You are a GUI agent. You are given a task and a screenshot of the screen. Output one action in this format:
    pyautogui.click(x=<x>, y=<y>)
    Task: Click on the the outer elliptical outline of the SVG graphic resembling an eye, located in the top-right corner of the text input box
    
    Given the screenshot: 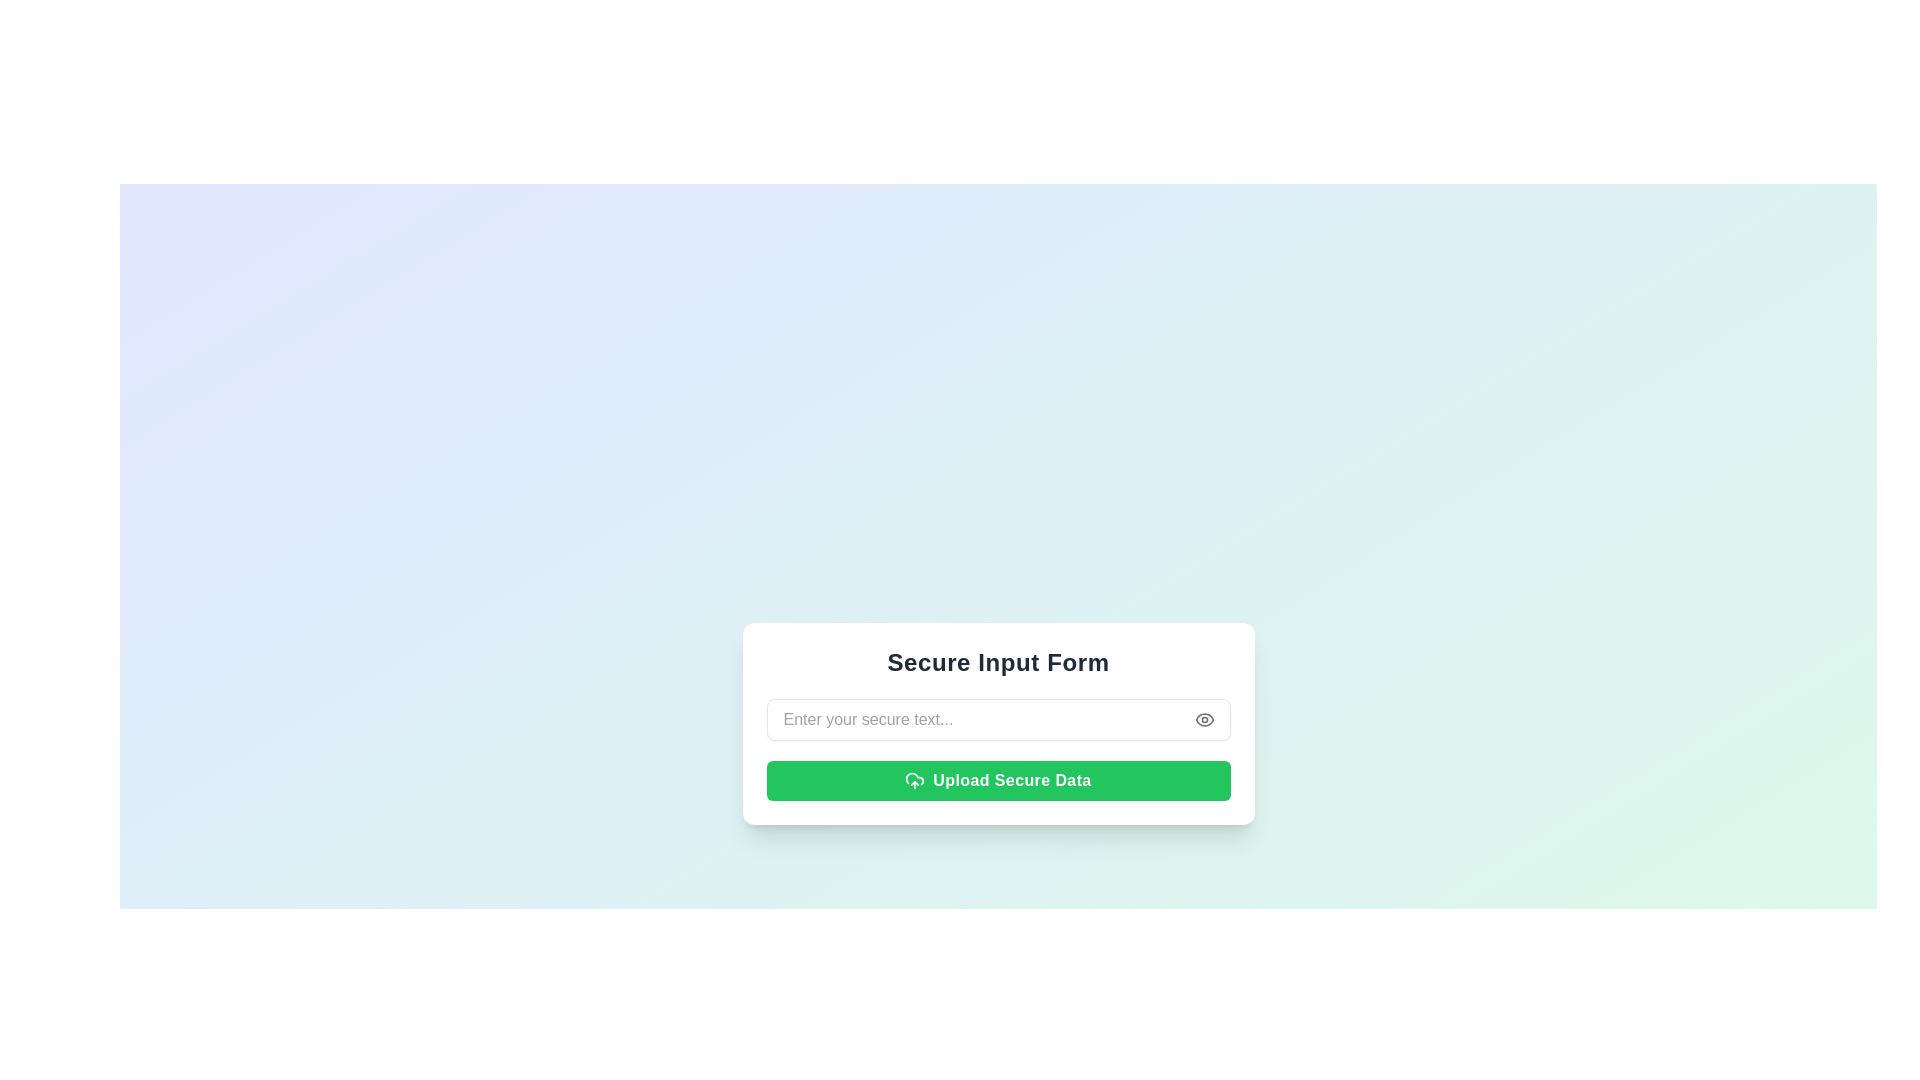 What is the action you would take?
    pyautogui.click(x=1203, y=720)
    